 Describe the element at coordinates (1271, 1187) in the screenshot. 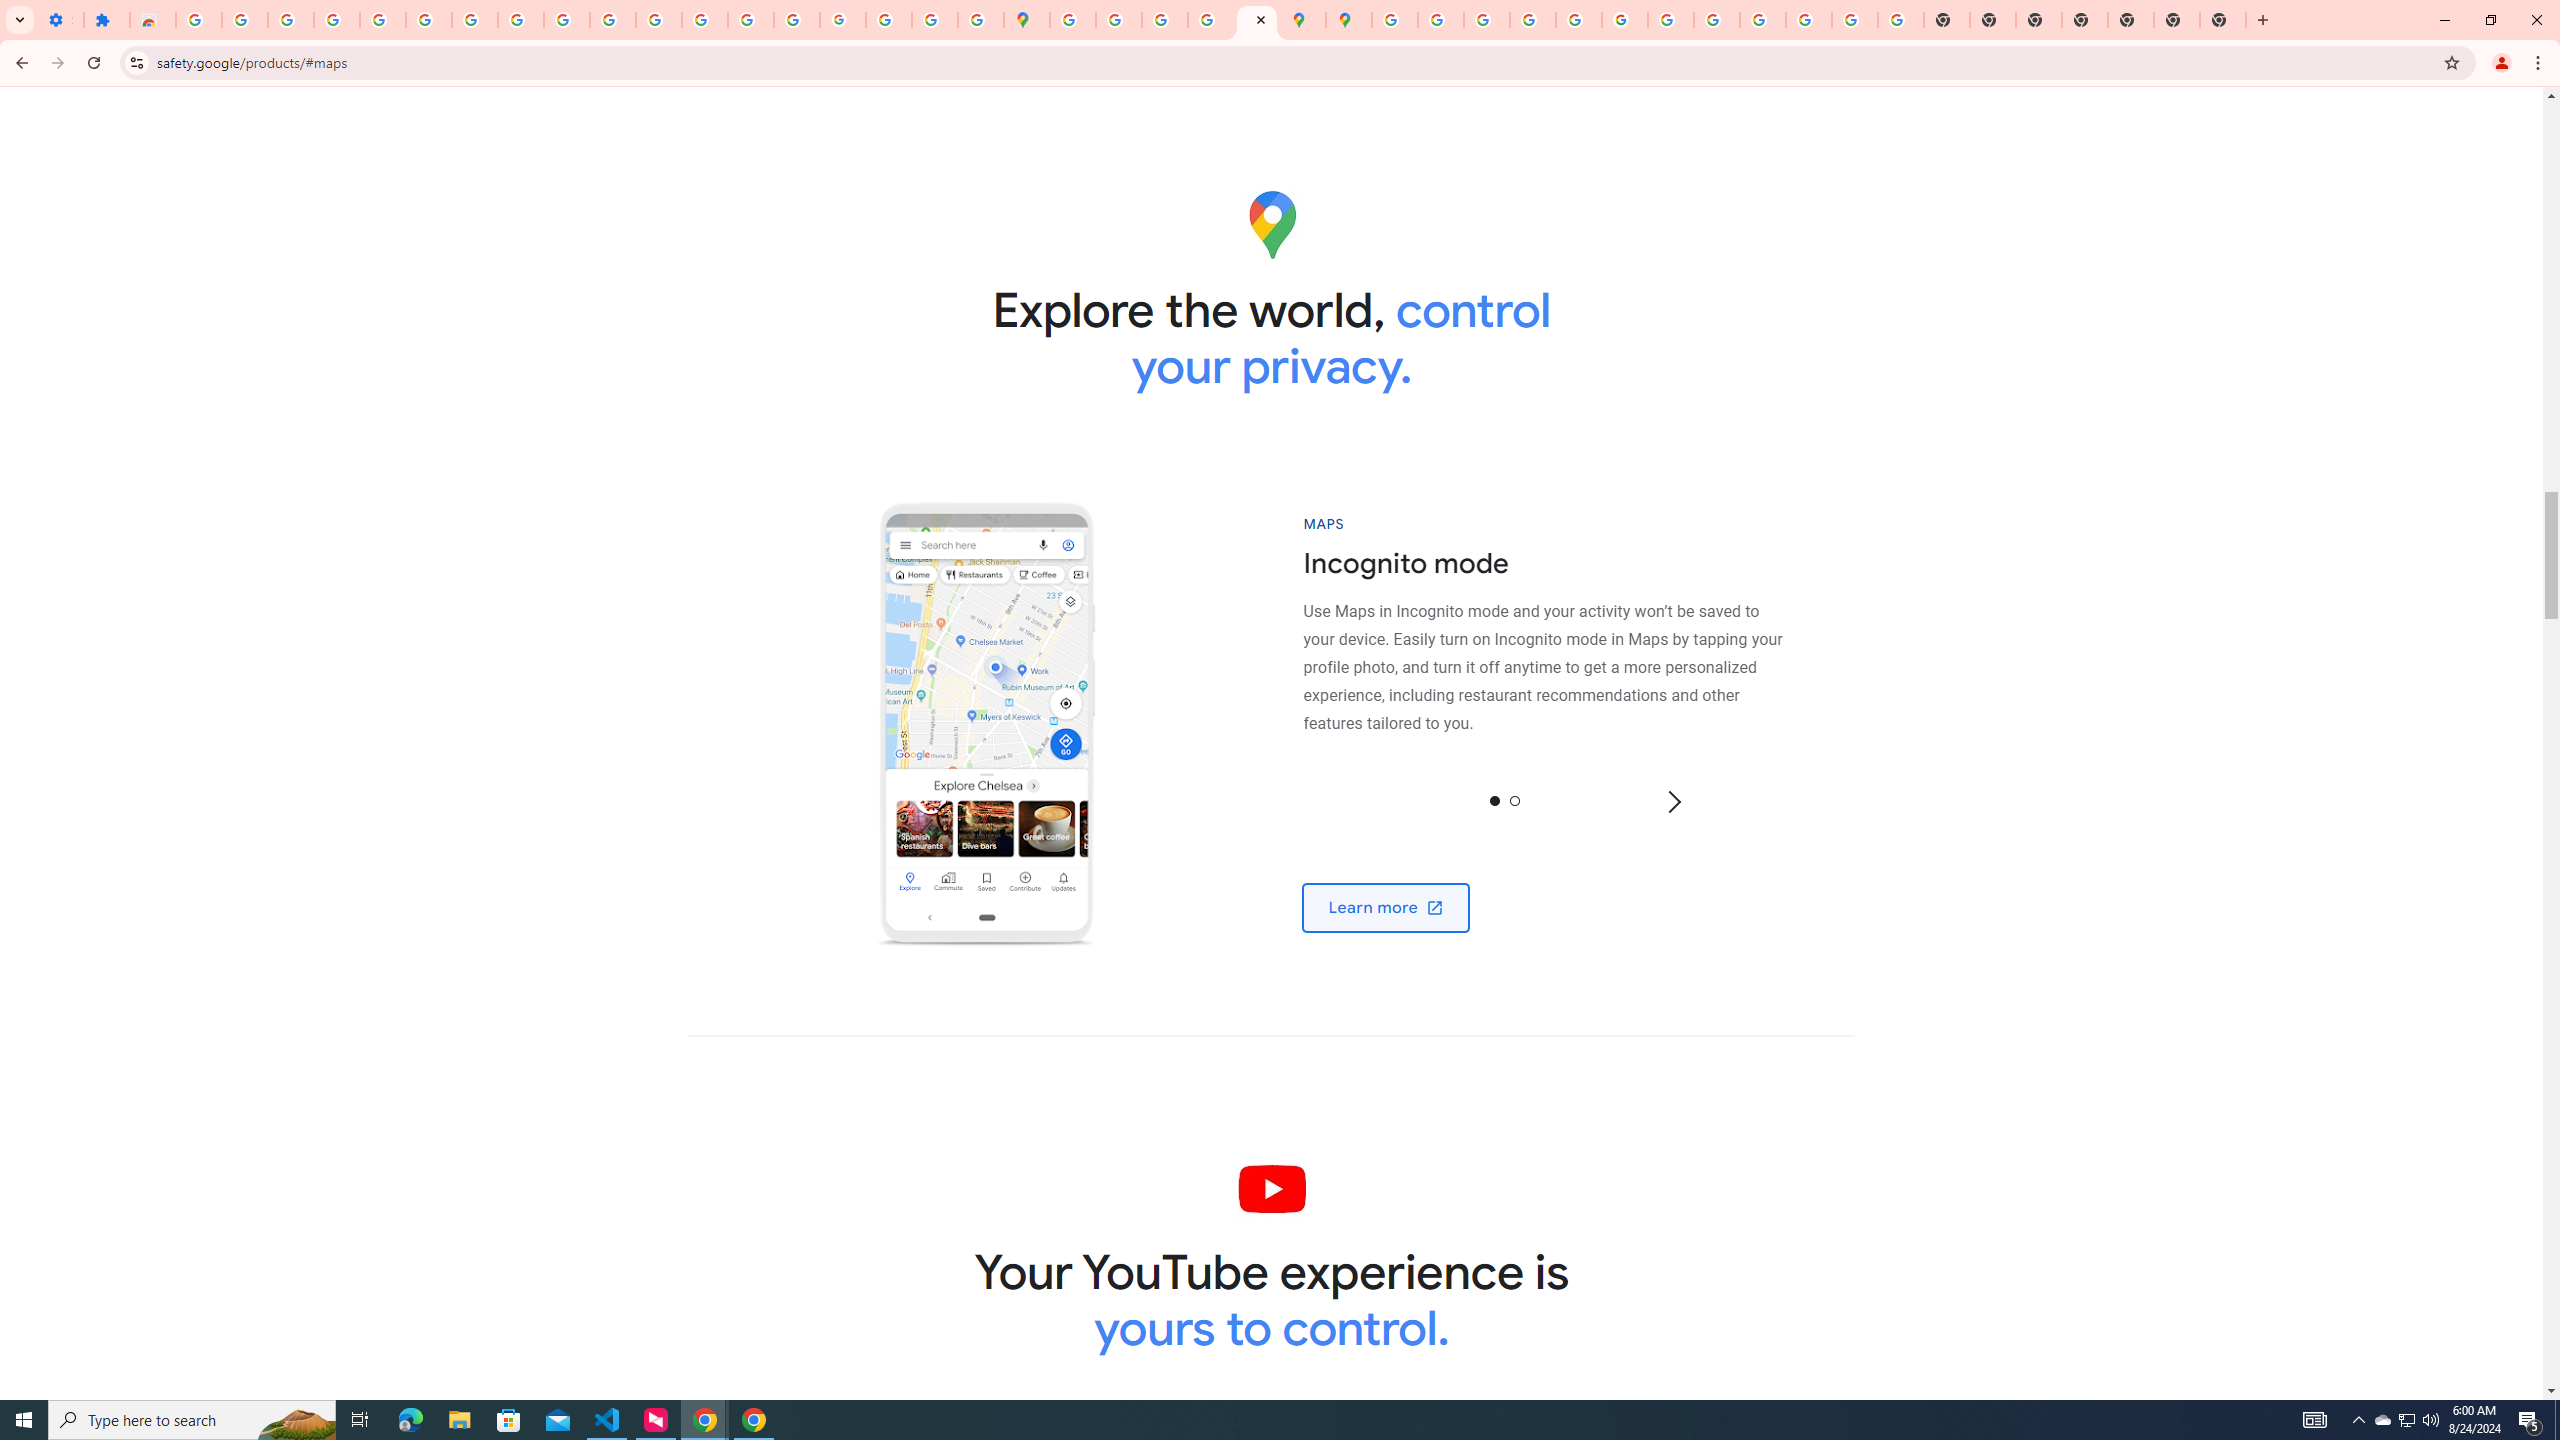

I see `'The YouTube logo'` at that location.